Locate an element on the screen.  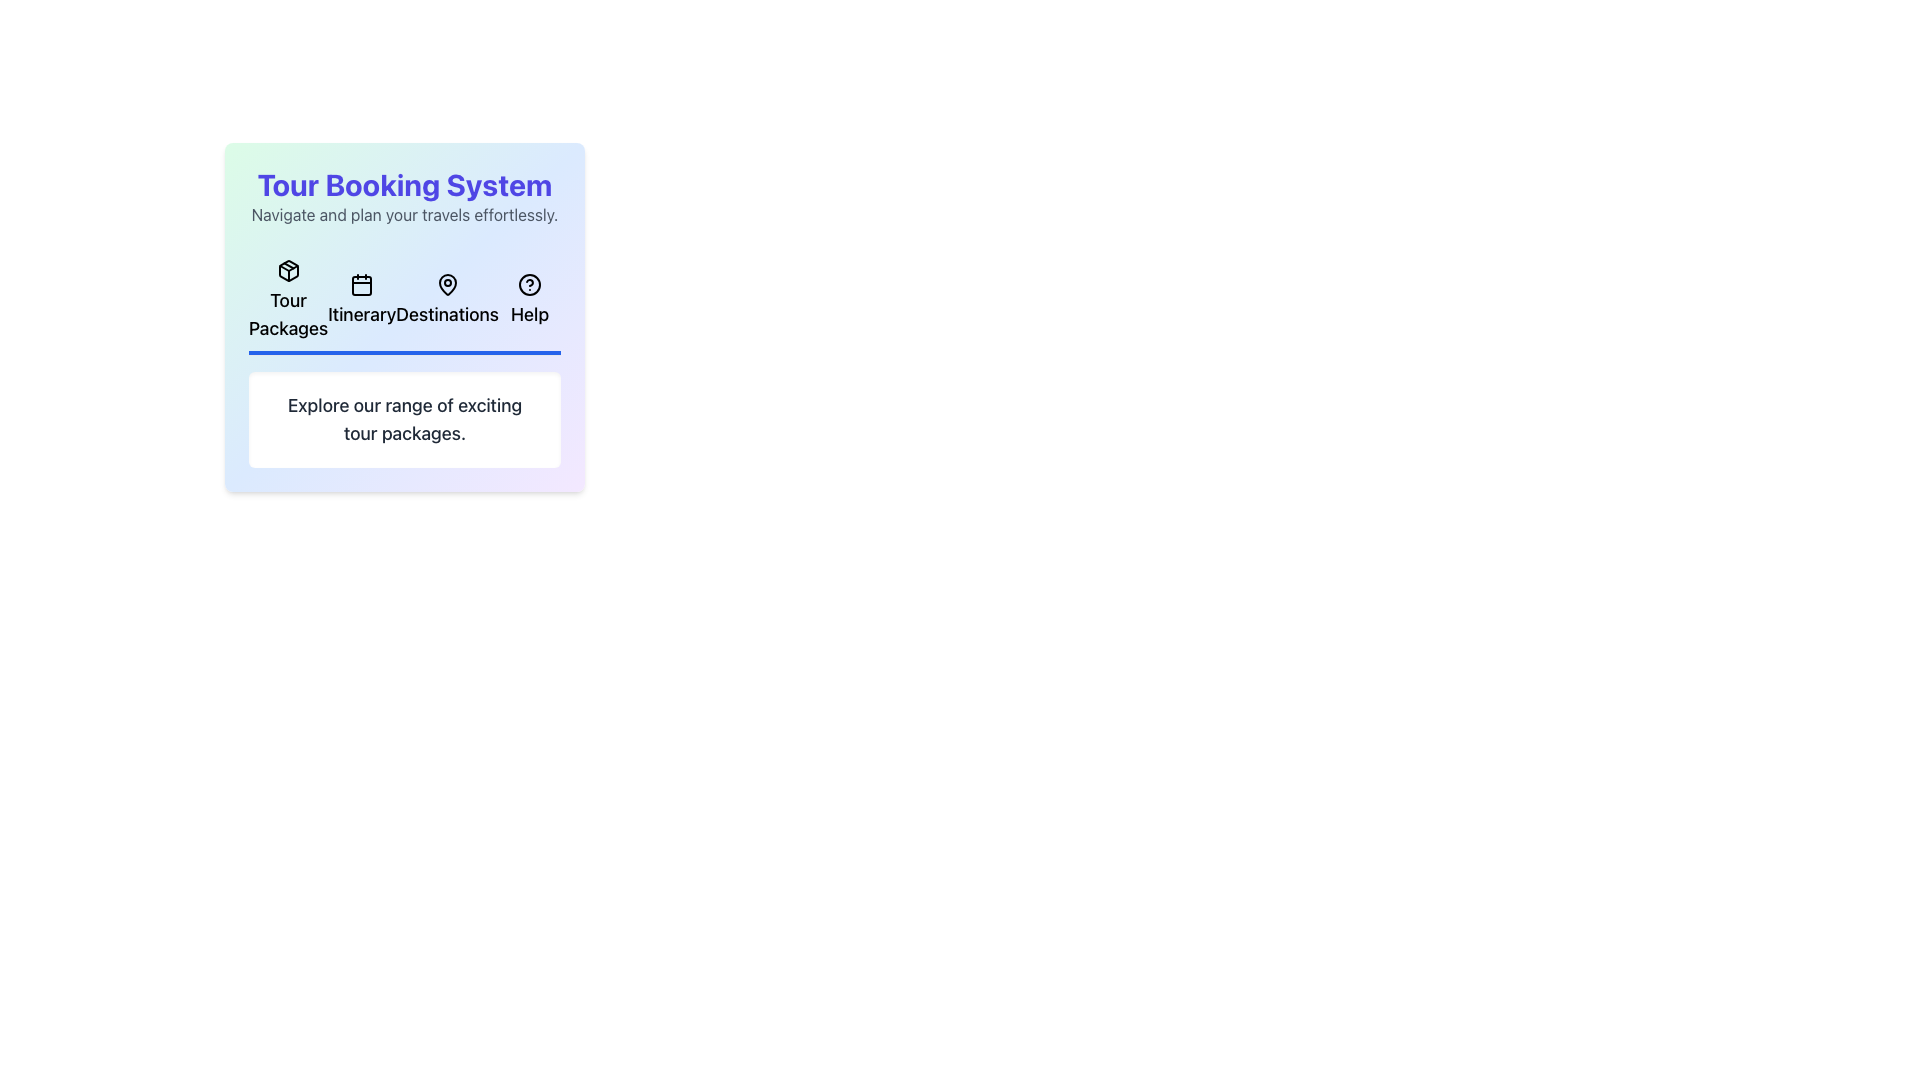
the 'Tour Packages' icon in the navigation menu, which is the first icon from the left and positioned above the text label 'Tour Packages' is located at coordinates (287, 270).